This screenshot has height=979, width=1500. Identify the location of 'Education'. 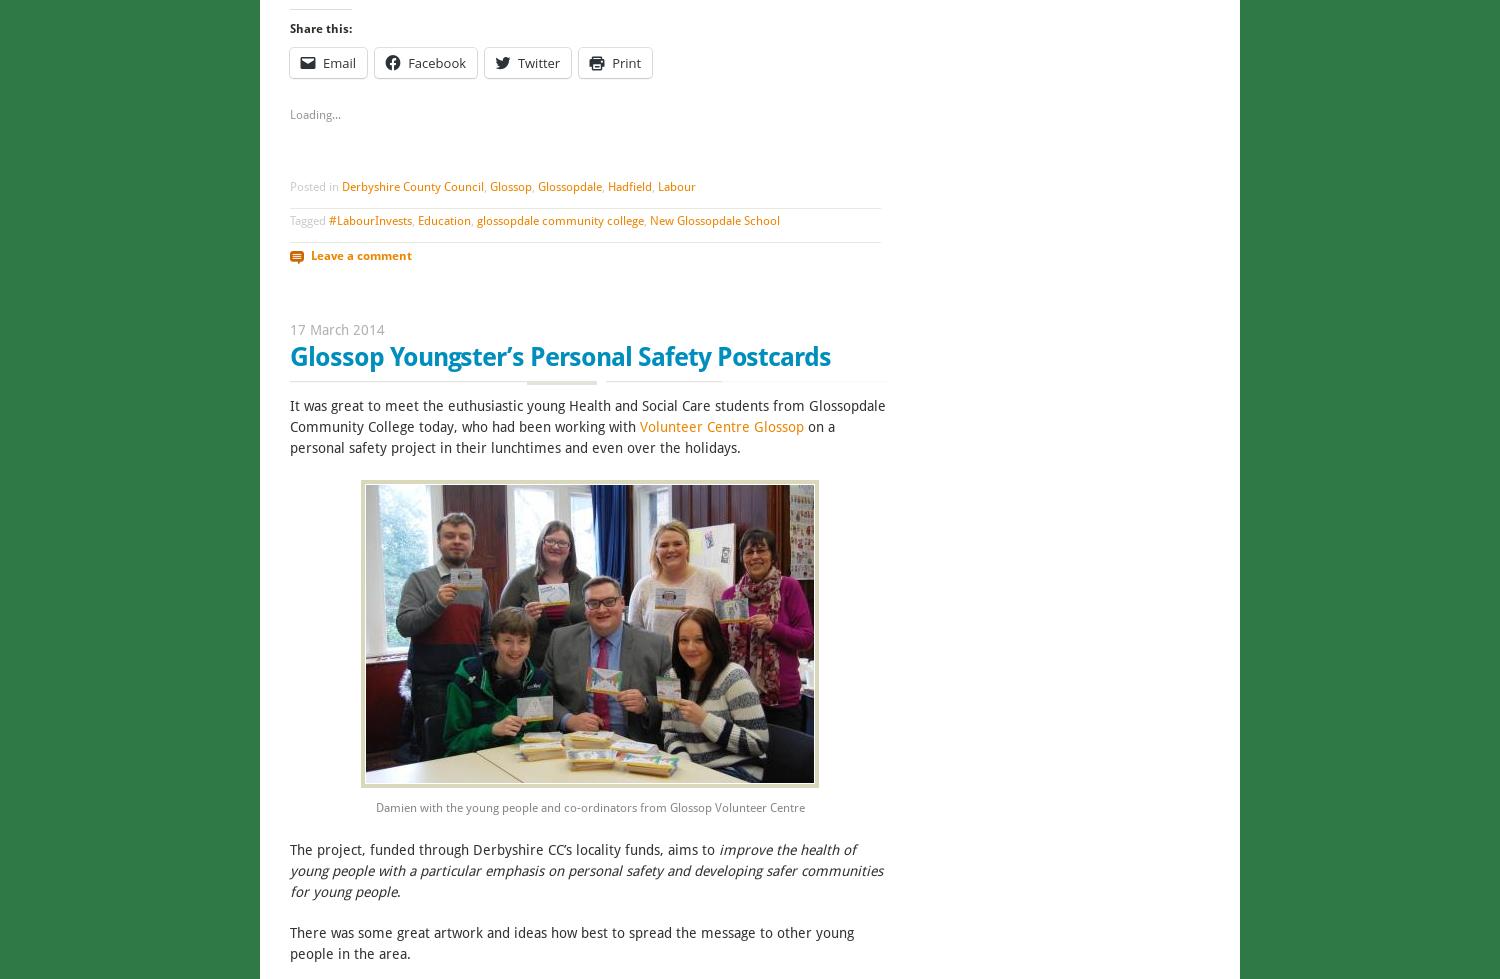
(443, 220).